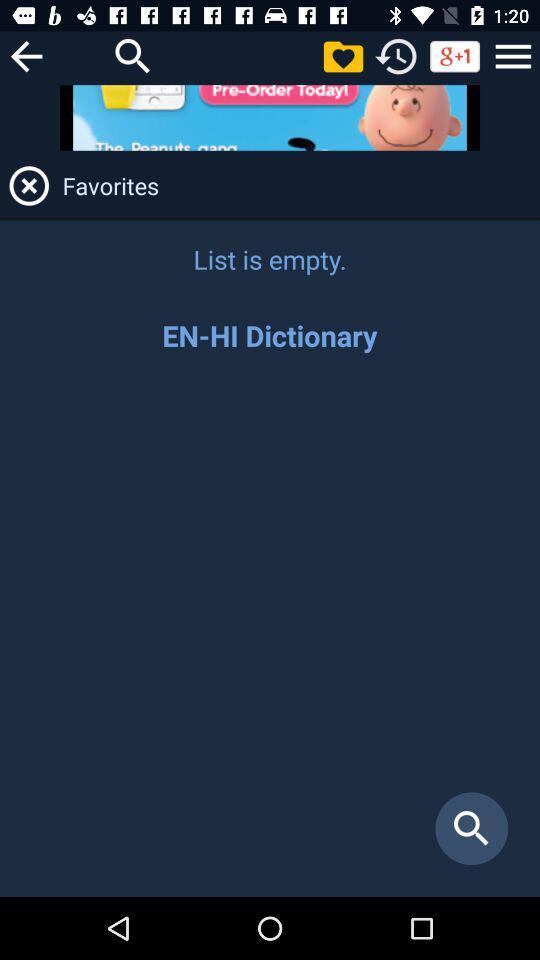  I want to click on see history, so click(396, 55).